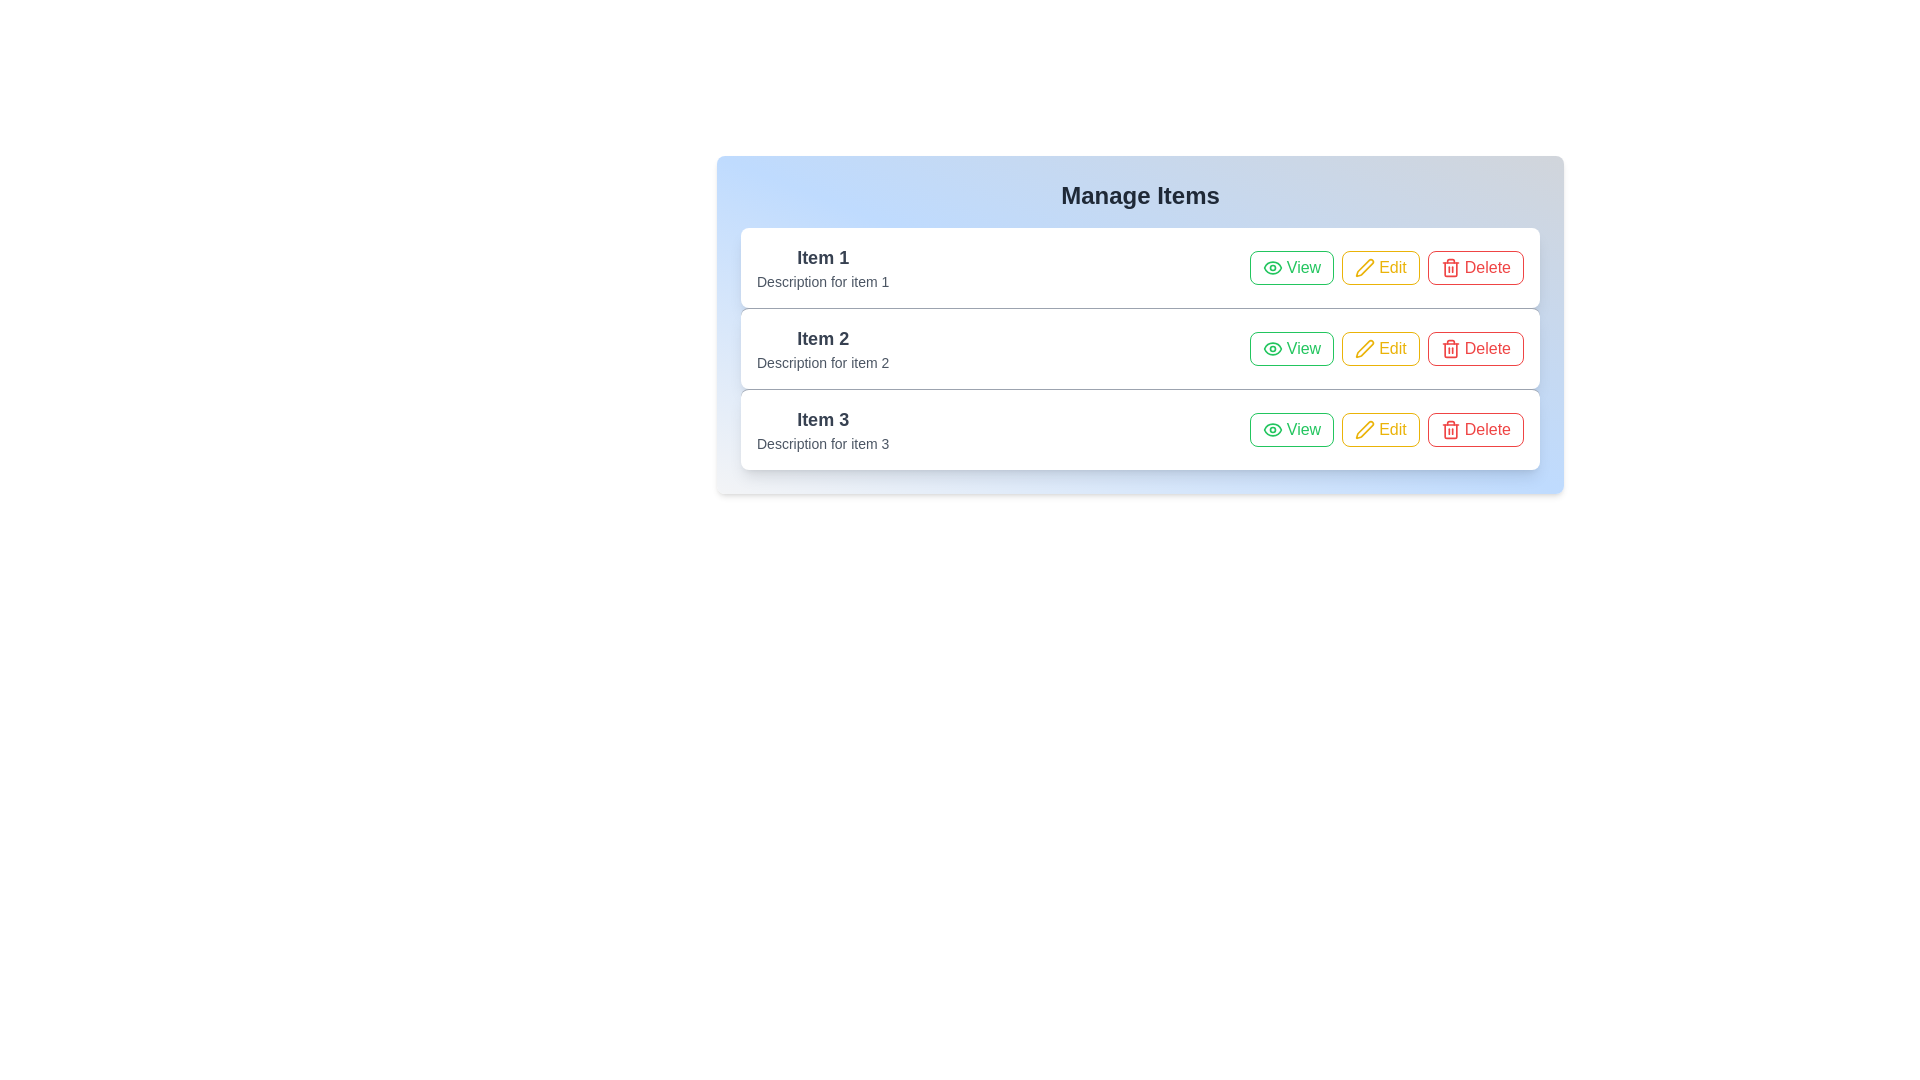 The image size is (1920, 1080). I want to click on the 'View' button of the item with title Item 1, so click(1291, 266).